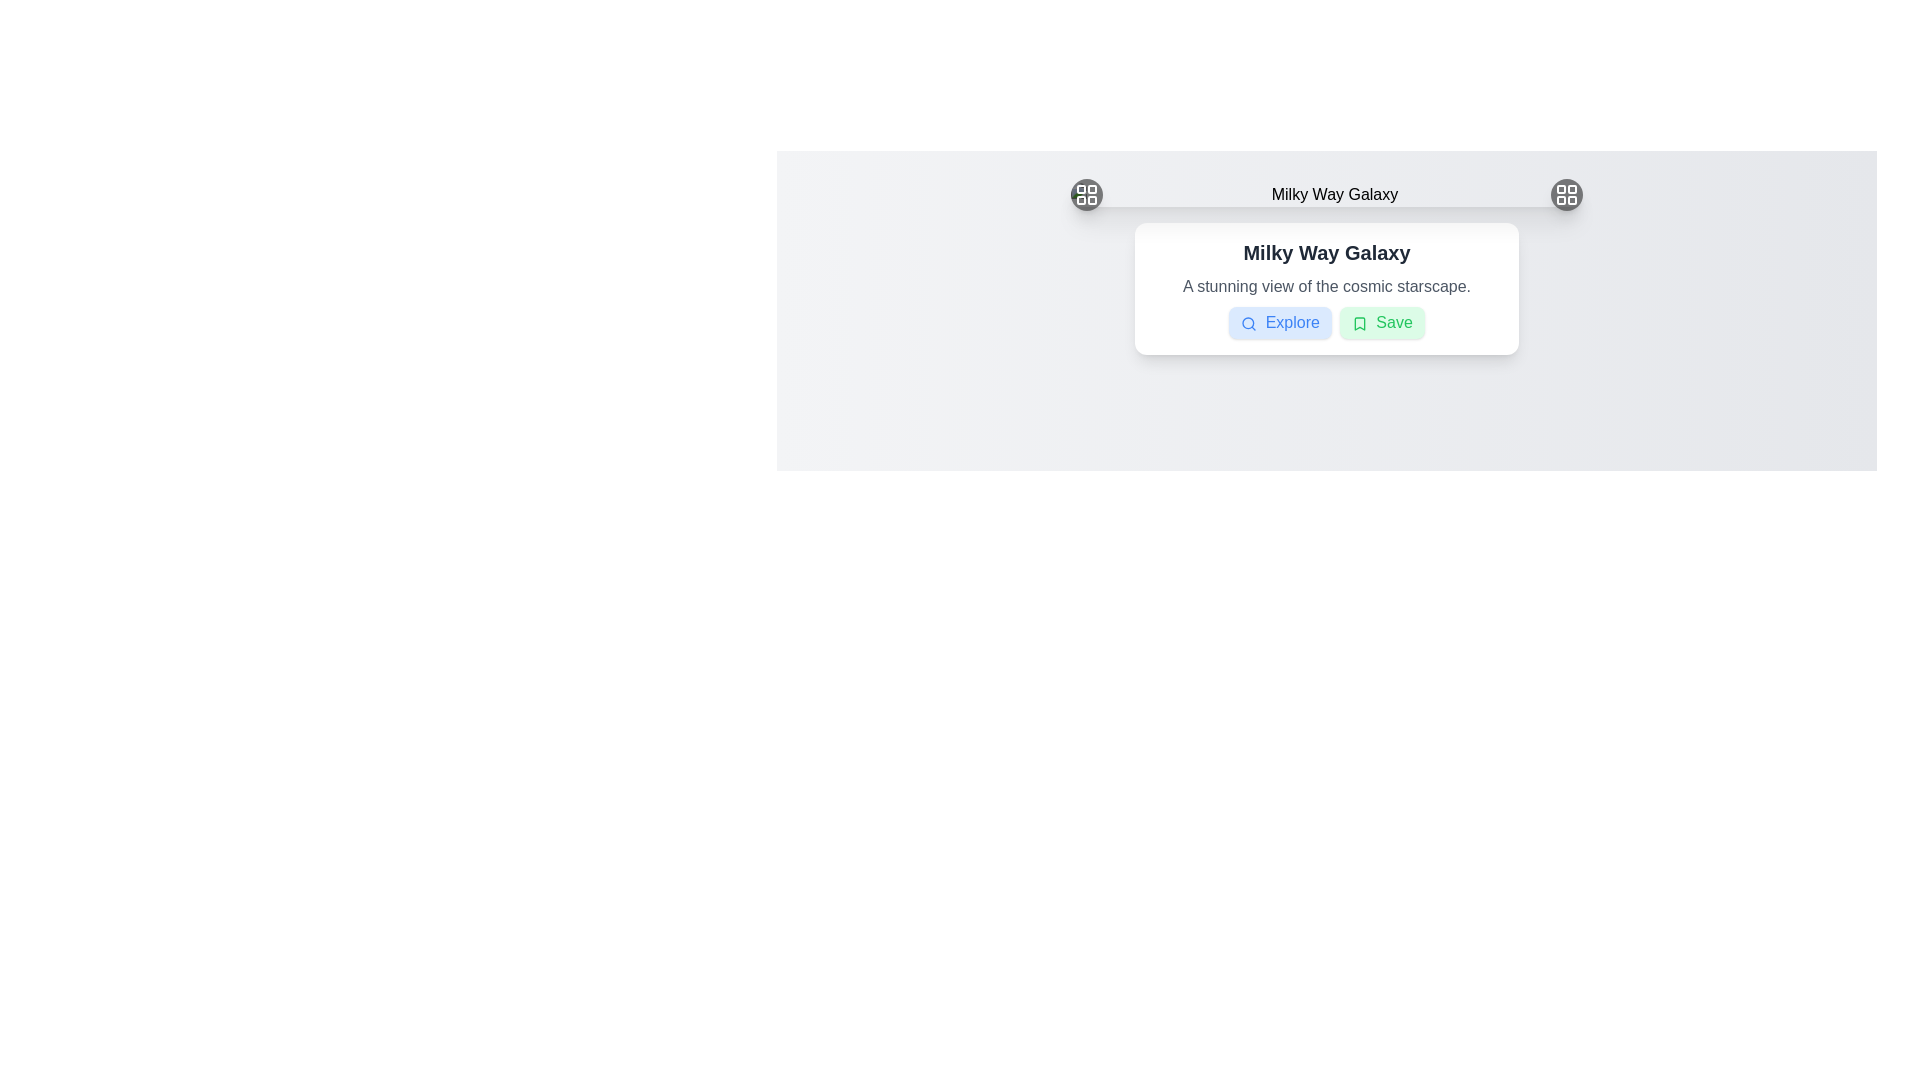 This screenshot has width=1920, height=1080. Describe the element at coordinates (1248, 322) in the screenshot. I see `the circular search icon located inside the 'Explore' button, positioned to the left of its text label below the title 'Milky Way Galaxy'` at that location.